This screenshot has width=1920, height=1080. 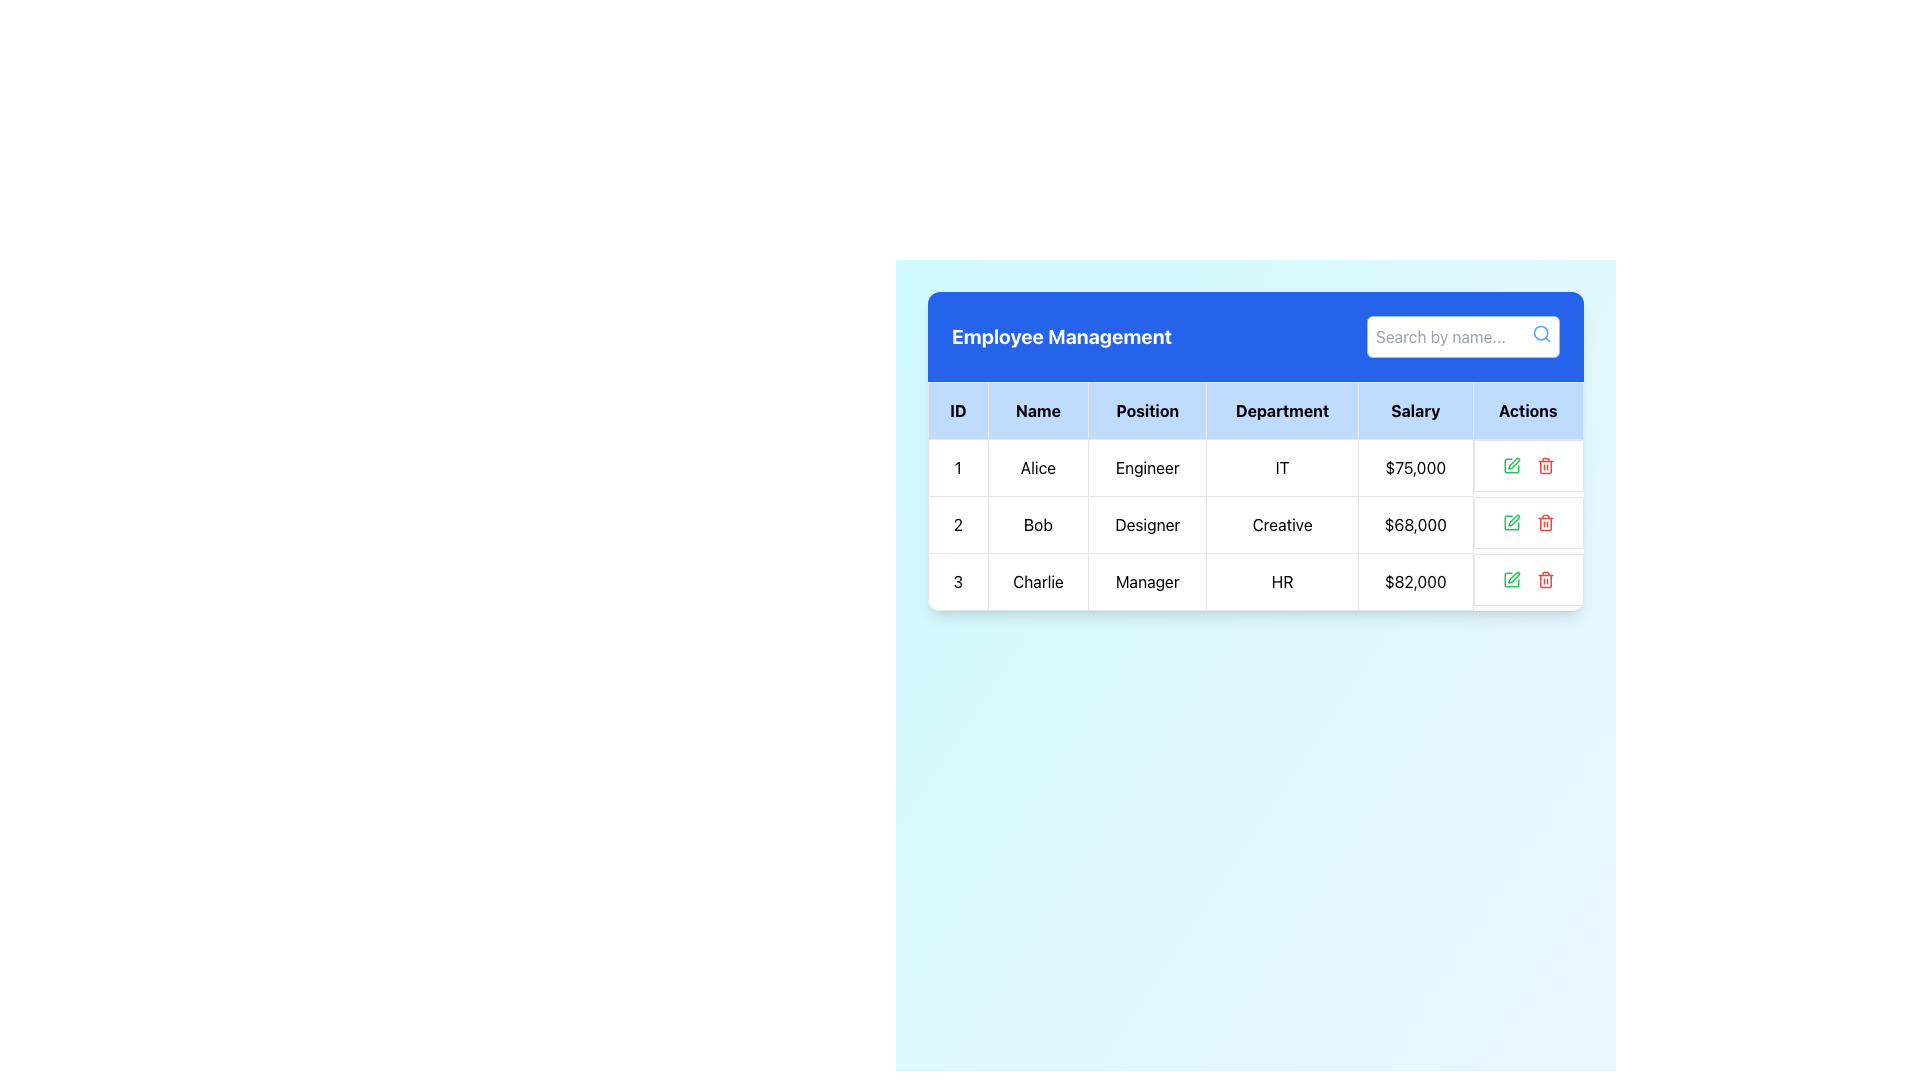 I want to click on the non-interactive text display showing the salary amount for 'Bob', located in the second row of the table under the 'Salary' column, so click(x=1414, y=523).